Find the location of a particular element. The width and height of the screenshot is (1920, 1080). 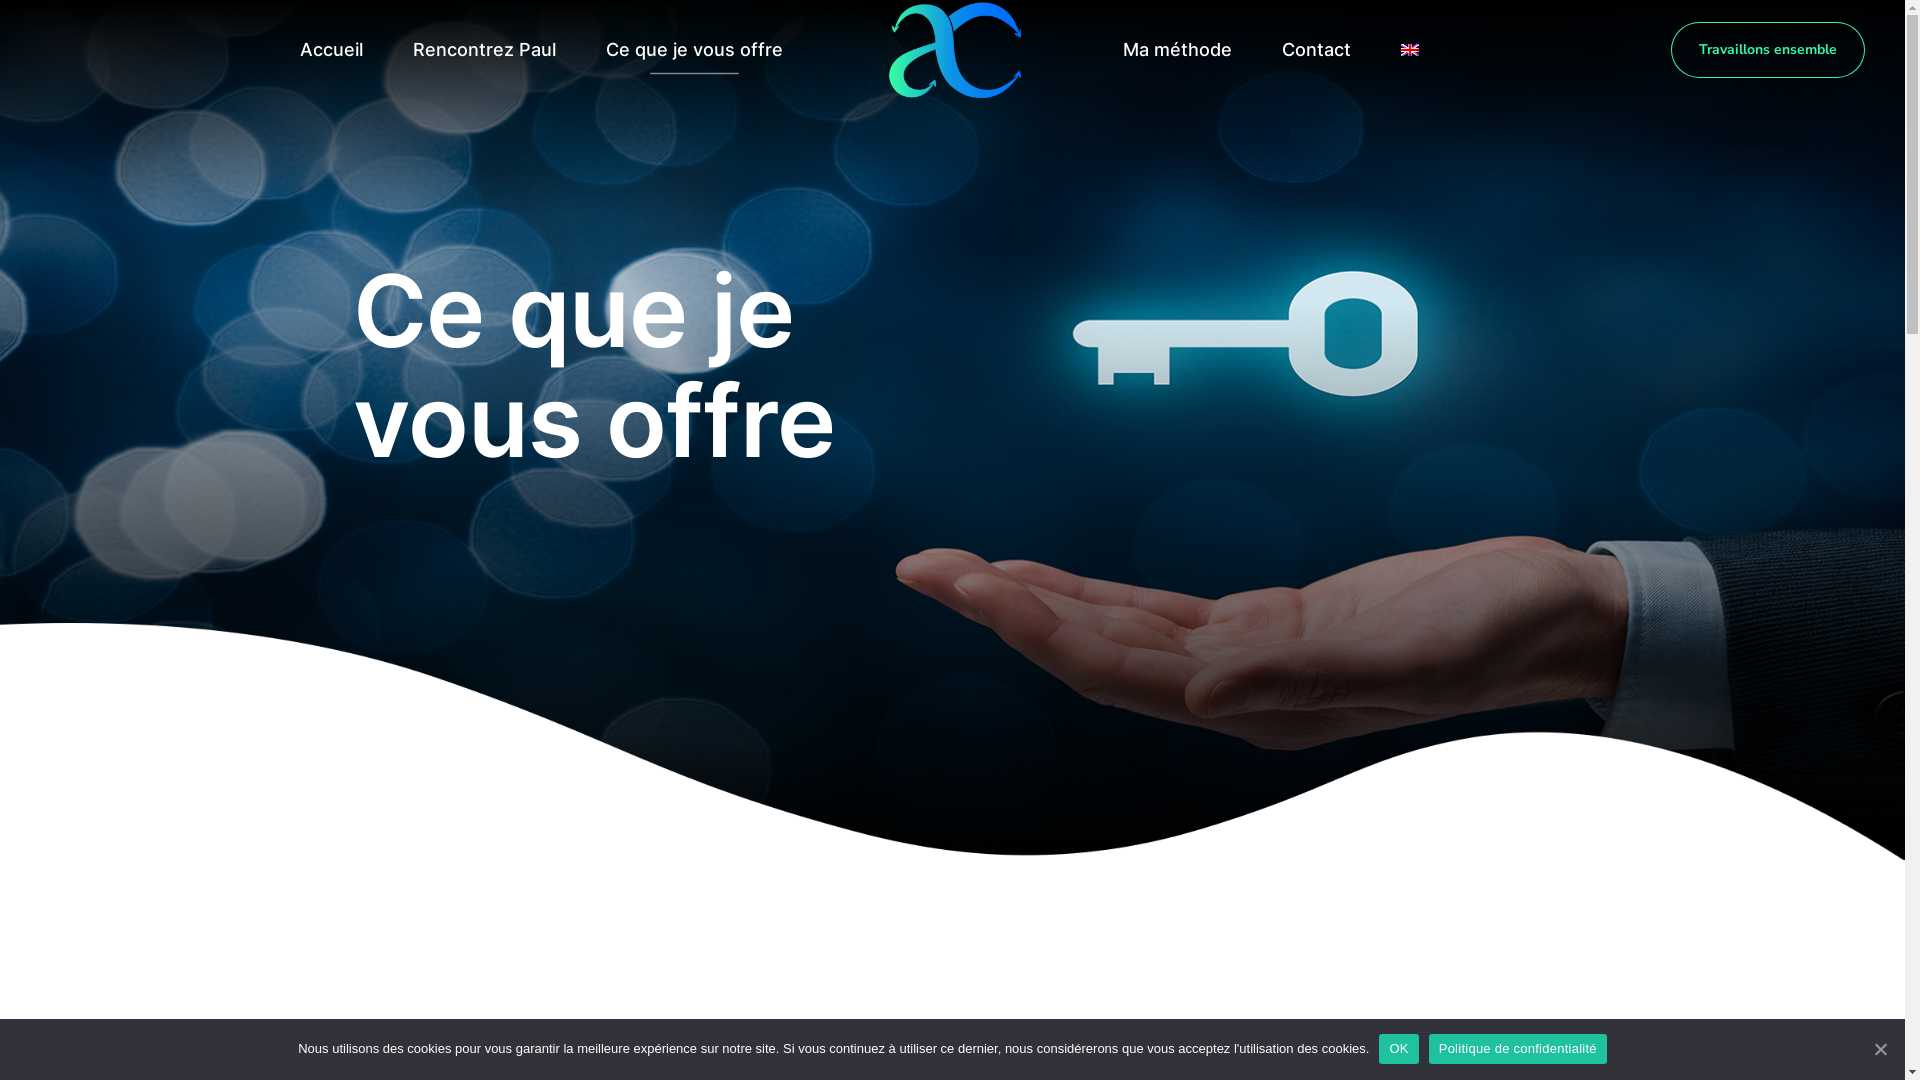

'Contact' is located at coordinates (1261, 49).